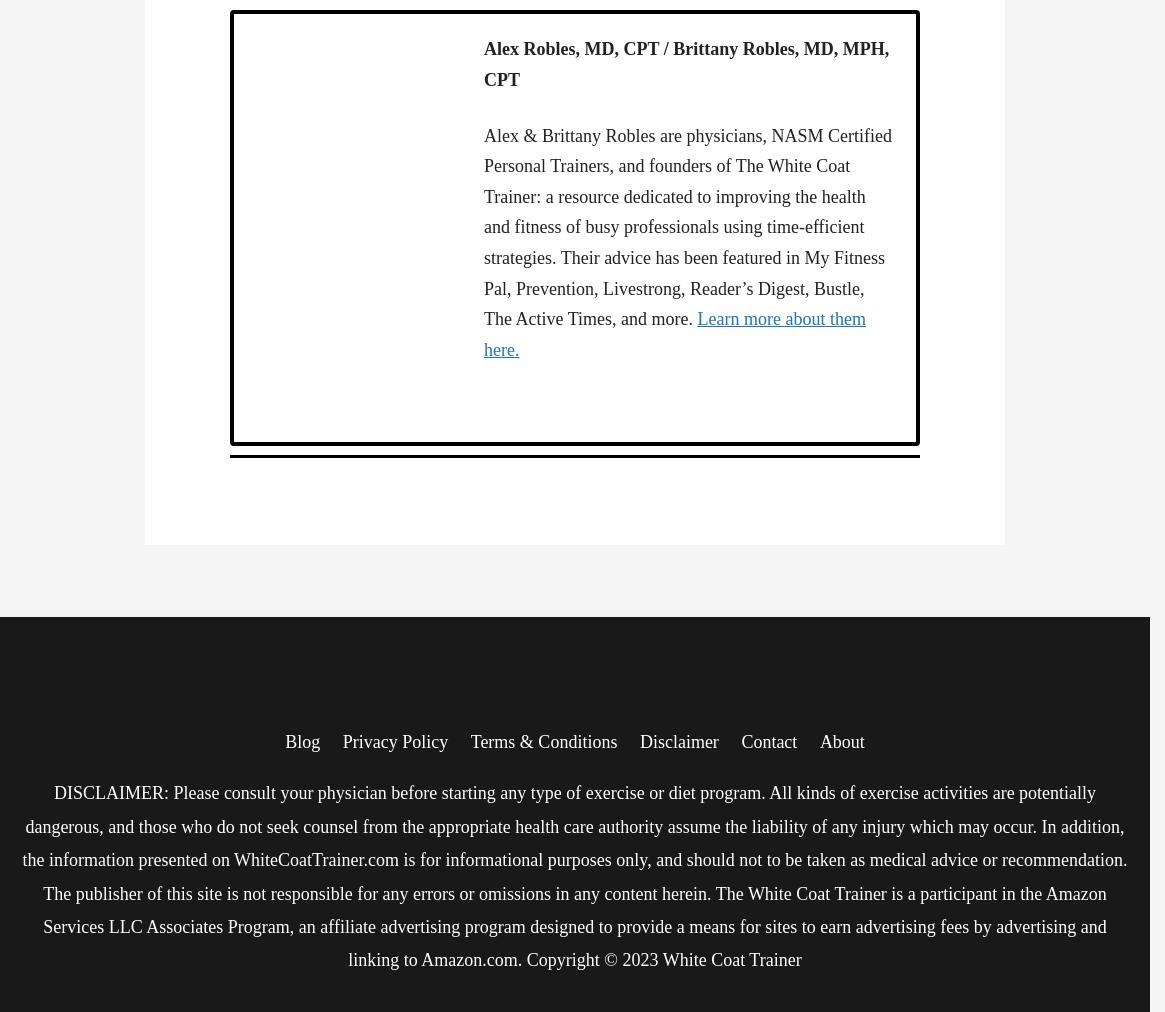 The height and width of the screenshot is (1012, 1165). What do you see at coordinates (840, 740) in the screenshot?
I see `'About'` at bounding box center [840, 740].